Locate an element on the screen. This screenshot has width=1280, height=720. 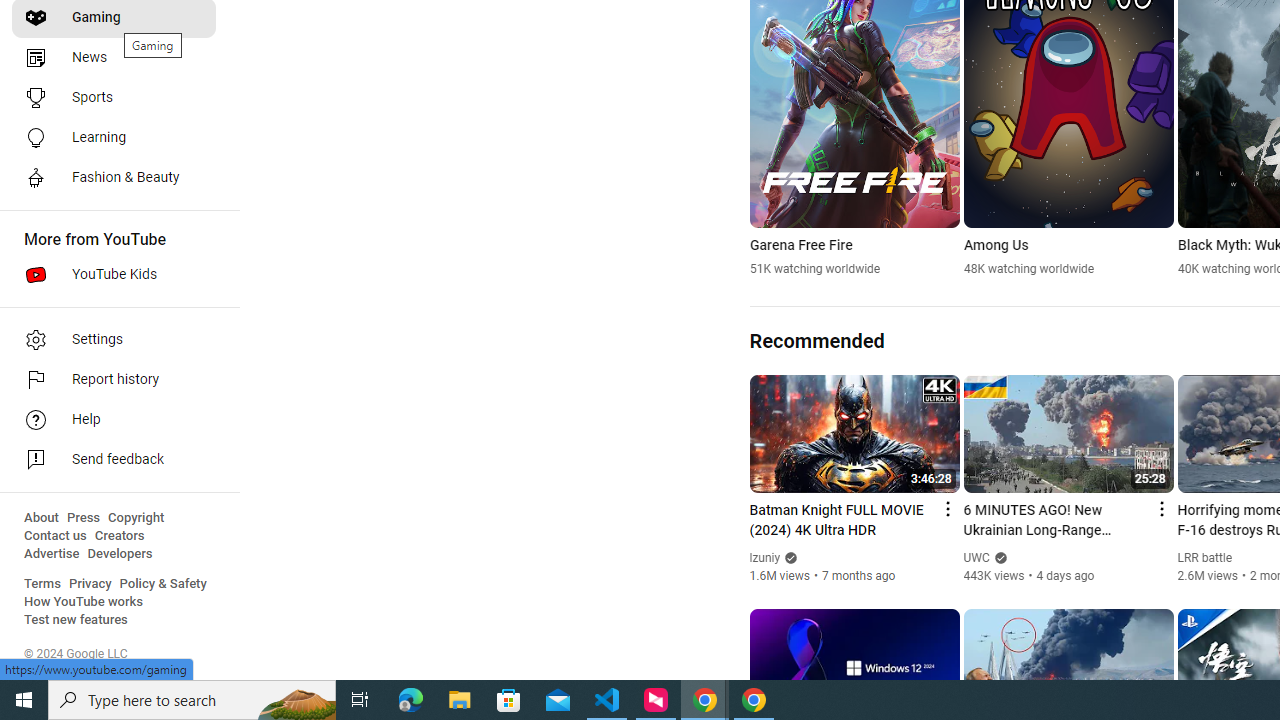
'About' is located at coordinates (41, 517).